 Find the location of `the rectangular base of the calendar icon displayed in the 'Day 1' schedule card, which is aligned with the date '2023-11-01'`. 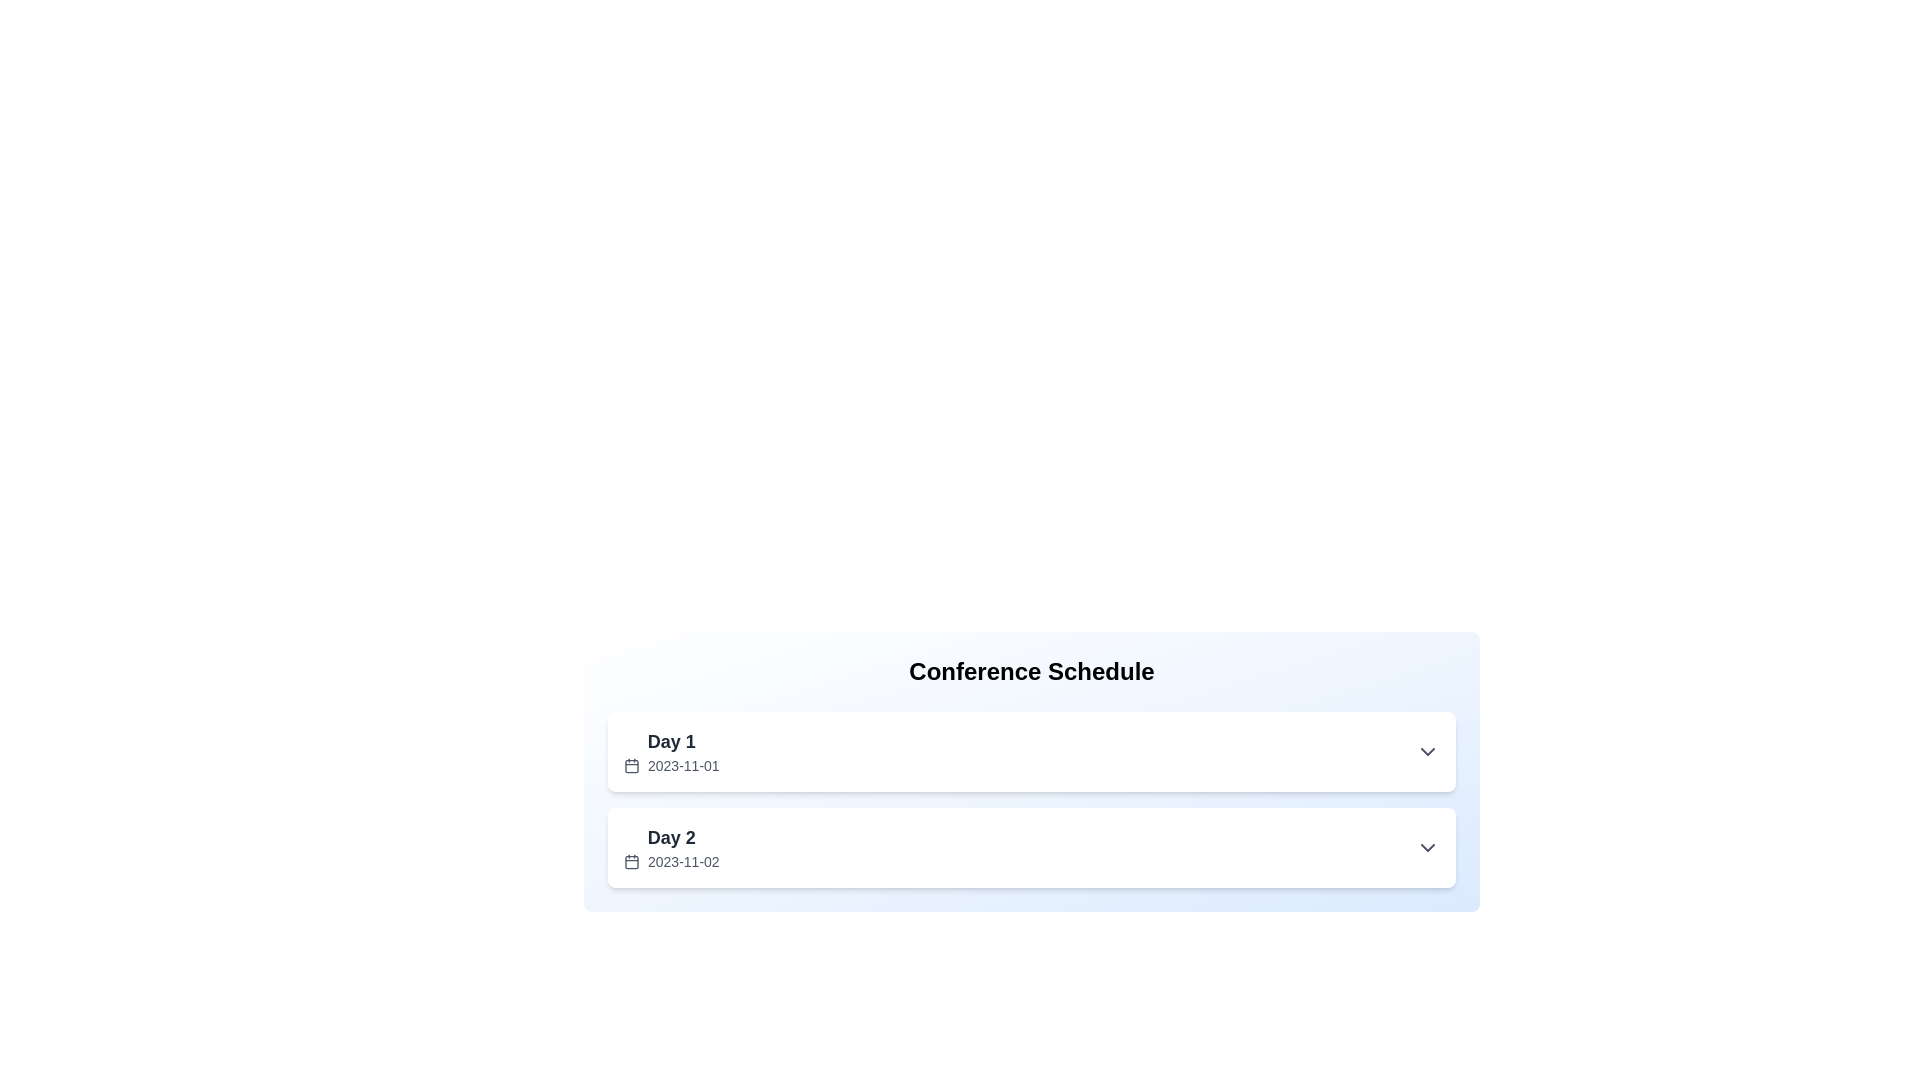

the rectangular base of the calendar icon displayed in the 'Day 1' schedule card, which is aligned with the date '2023-11-01' is located at coordinates (631, 765).